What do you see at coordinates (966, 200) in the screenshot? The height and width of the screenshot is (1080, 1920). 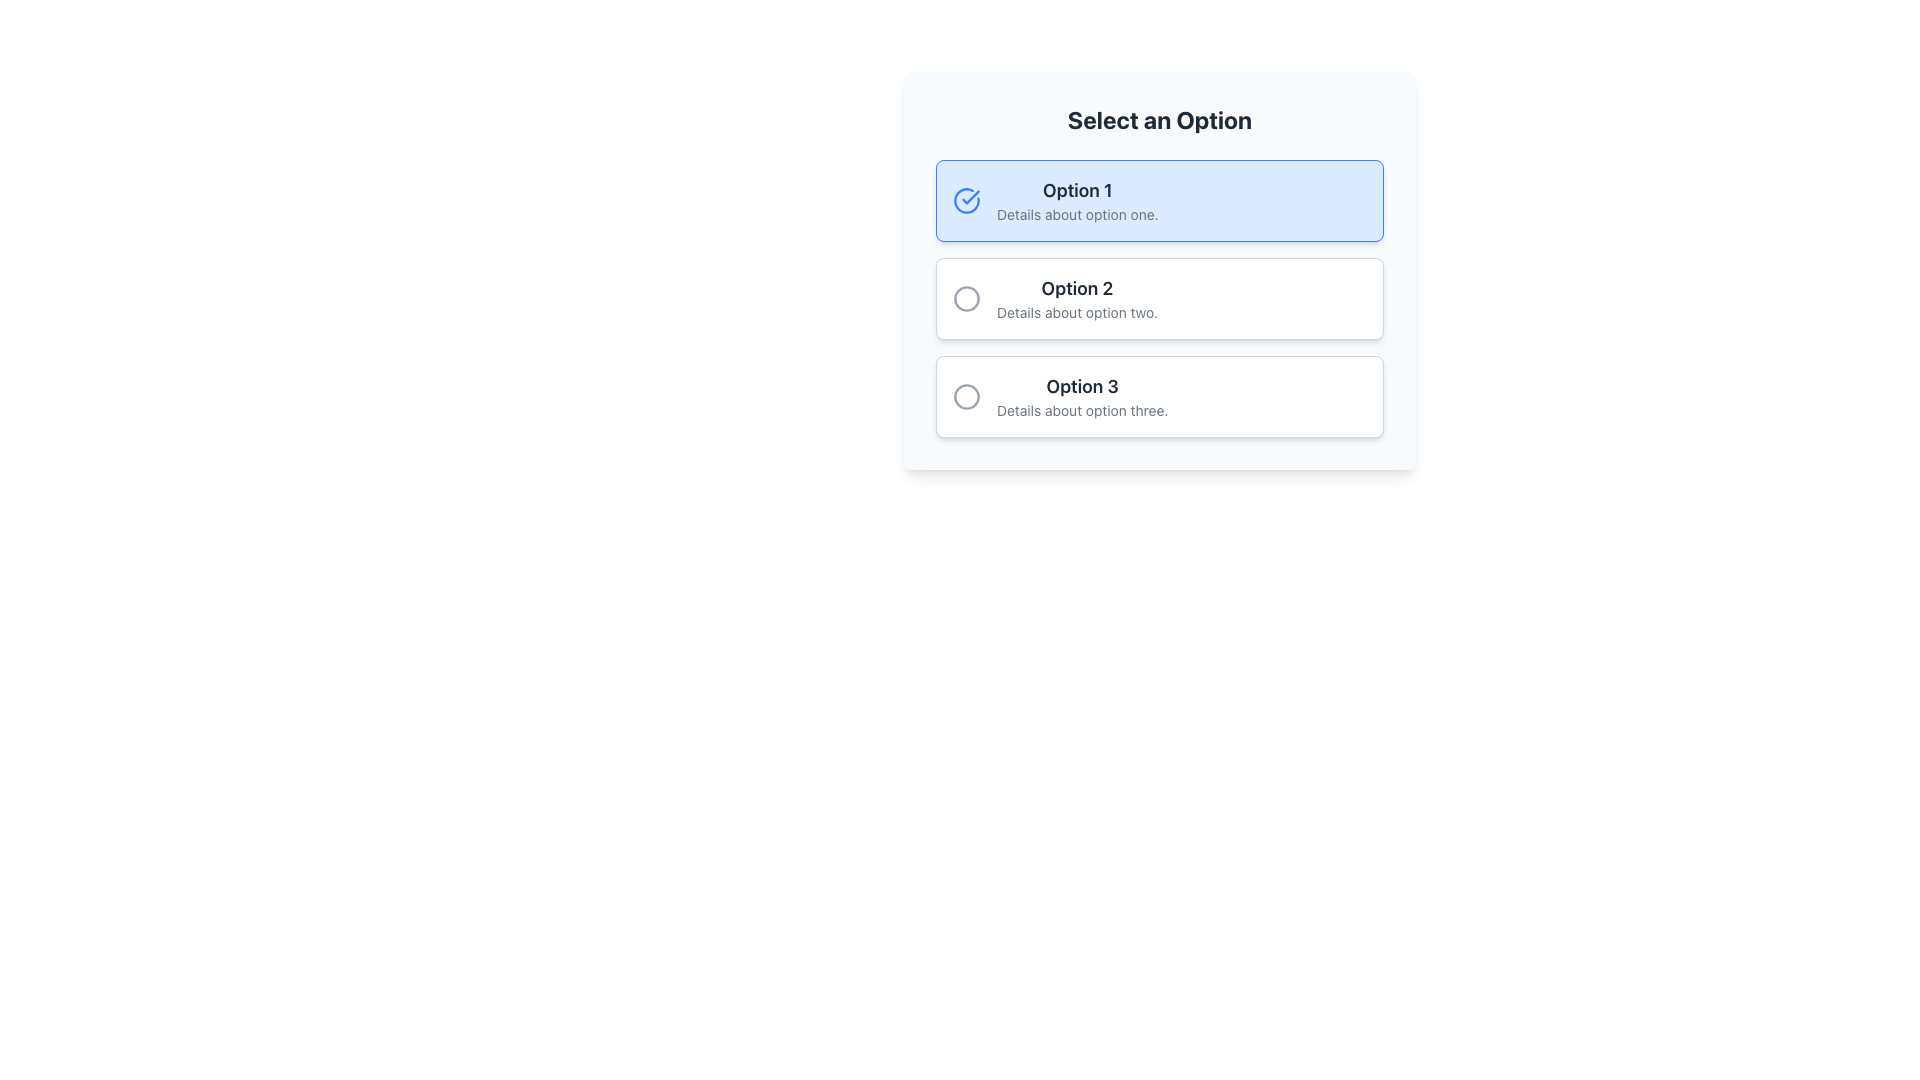 I see `the leading icon of the first selectable option block labeled 'Option 1', which indicates that this option is currently selected or active` at bounding box center [966, 200].